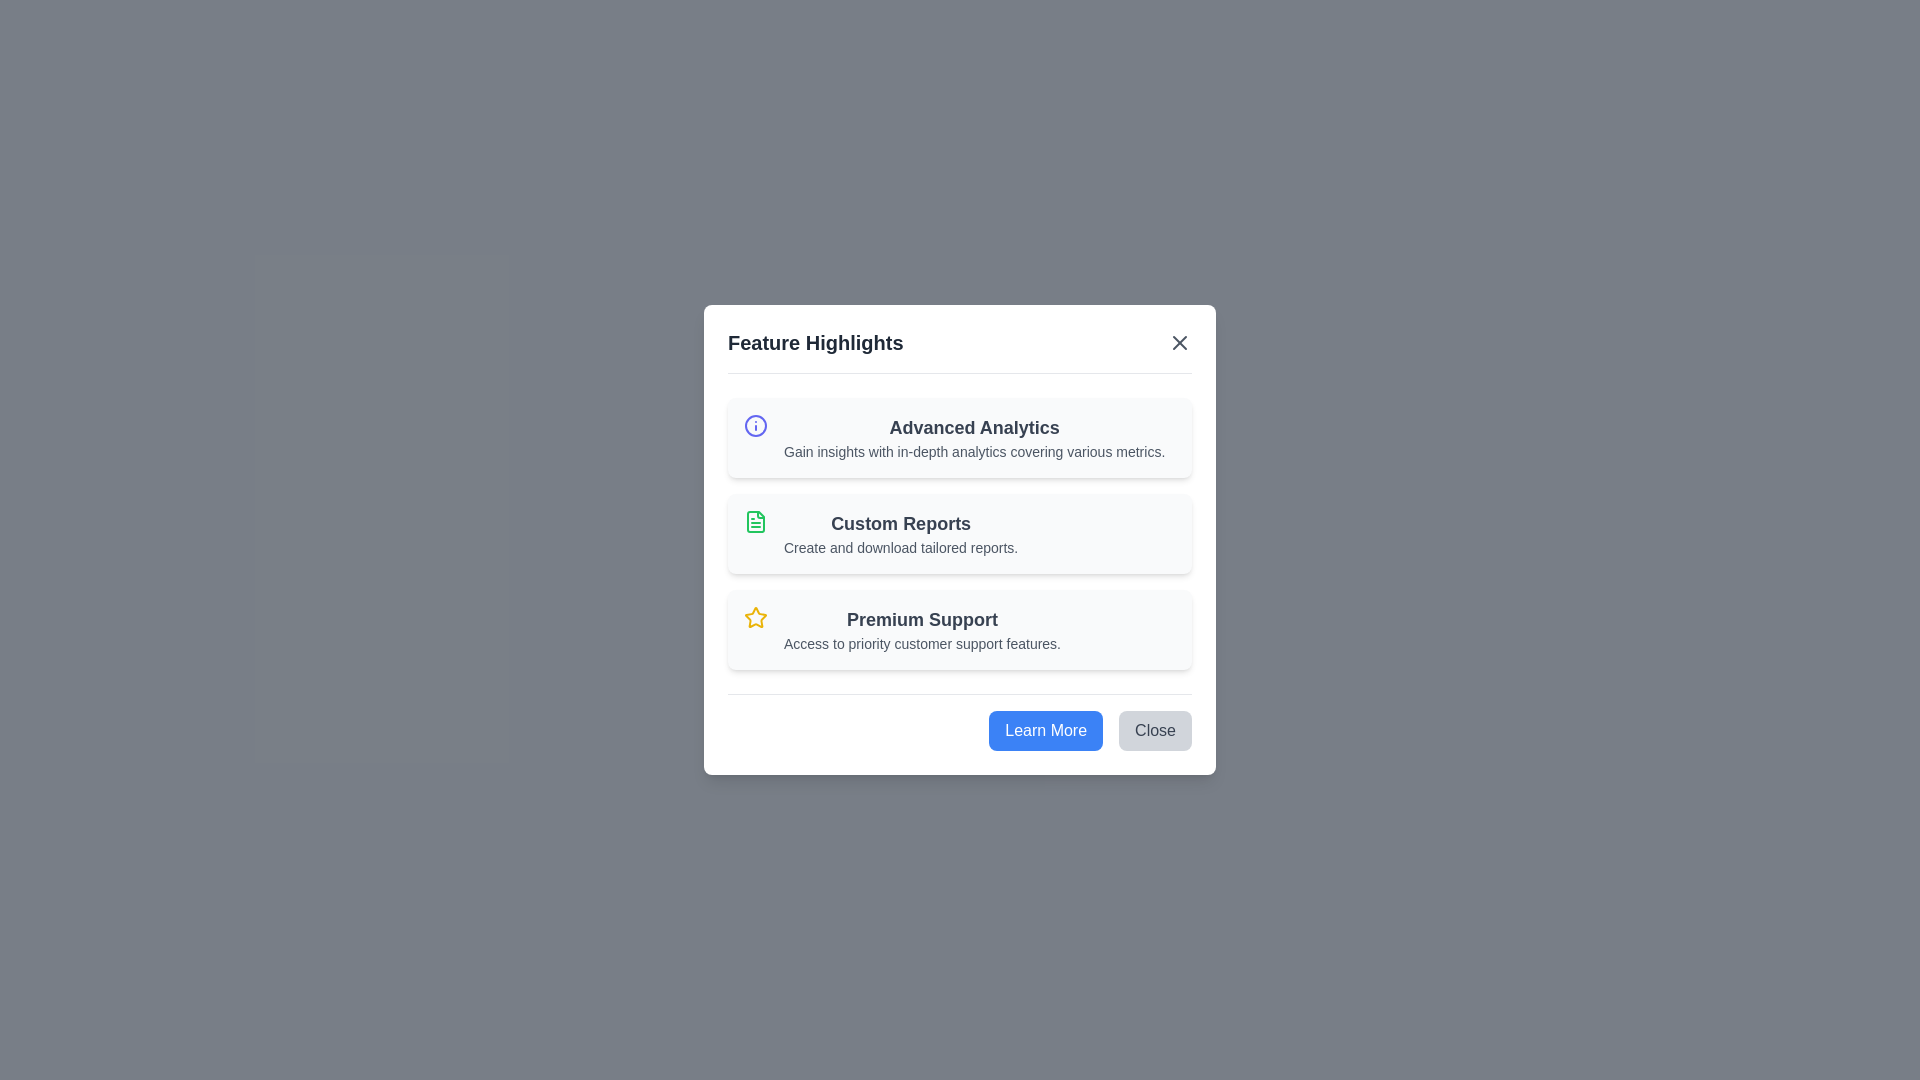 Image resolution: width=1920 pixels, height=1080 pixels. I want to click on the informational text block titled 'Premium Support' that provides access to priority customer support features, located in the 'Feature Highlights' modal dialog, so click(921, 628).